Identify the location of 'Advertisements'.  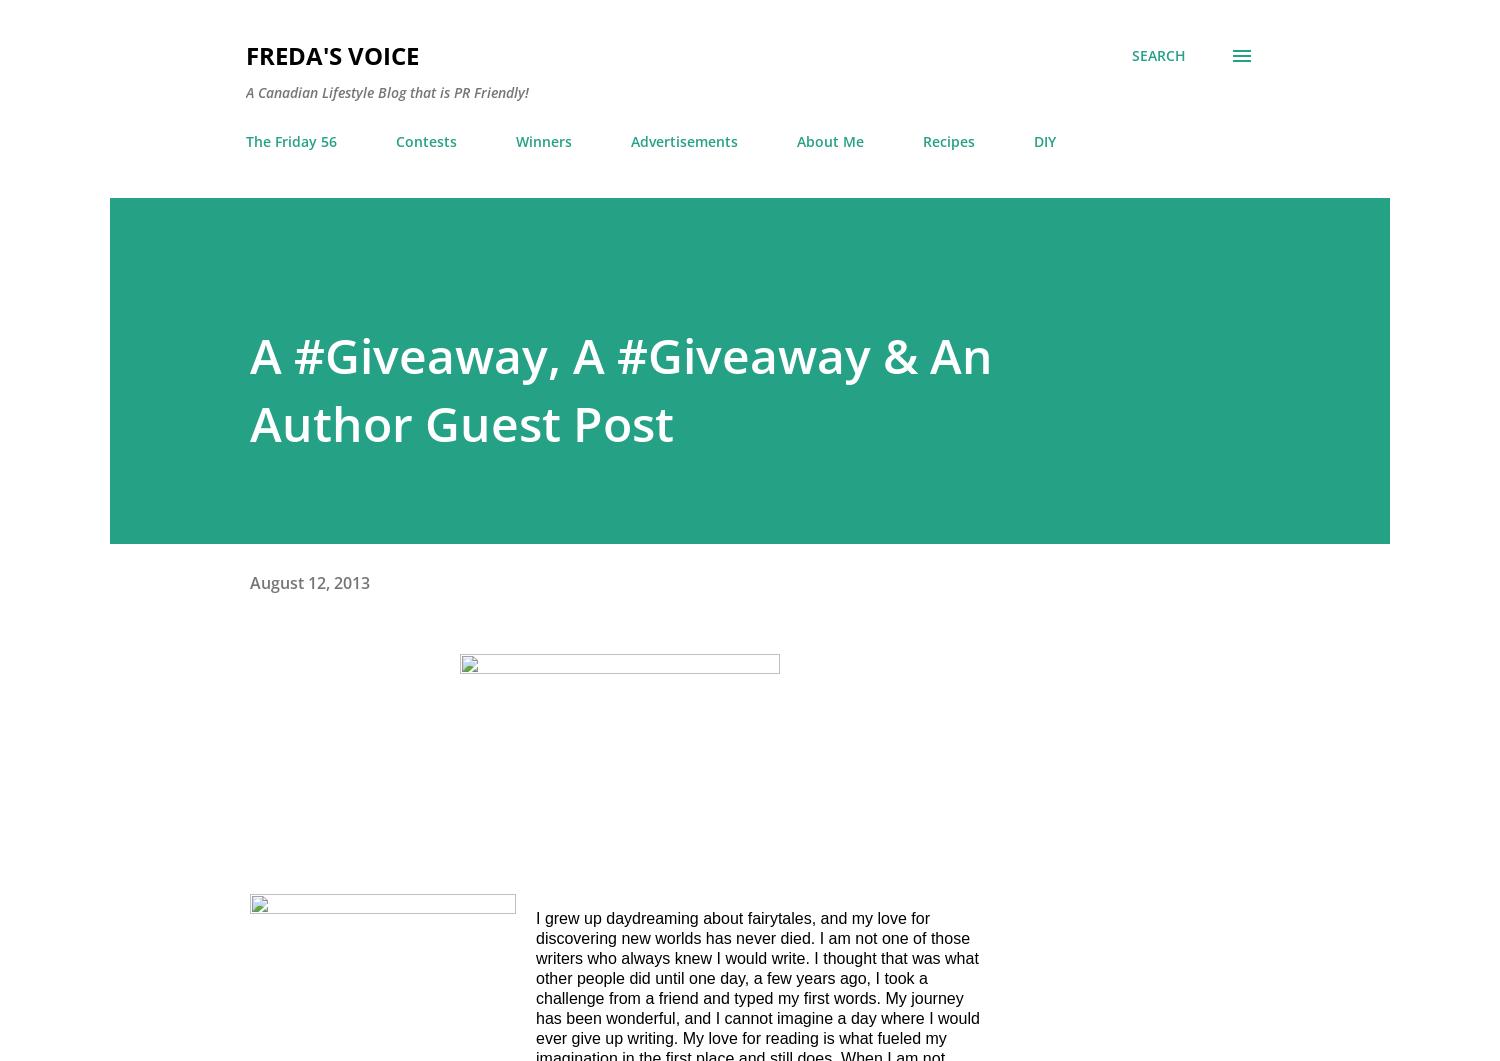
(684, 141).